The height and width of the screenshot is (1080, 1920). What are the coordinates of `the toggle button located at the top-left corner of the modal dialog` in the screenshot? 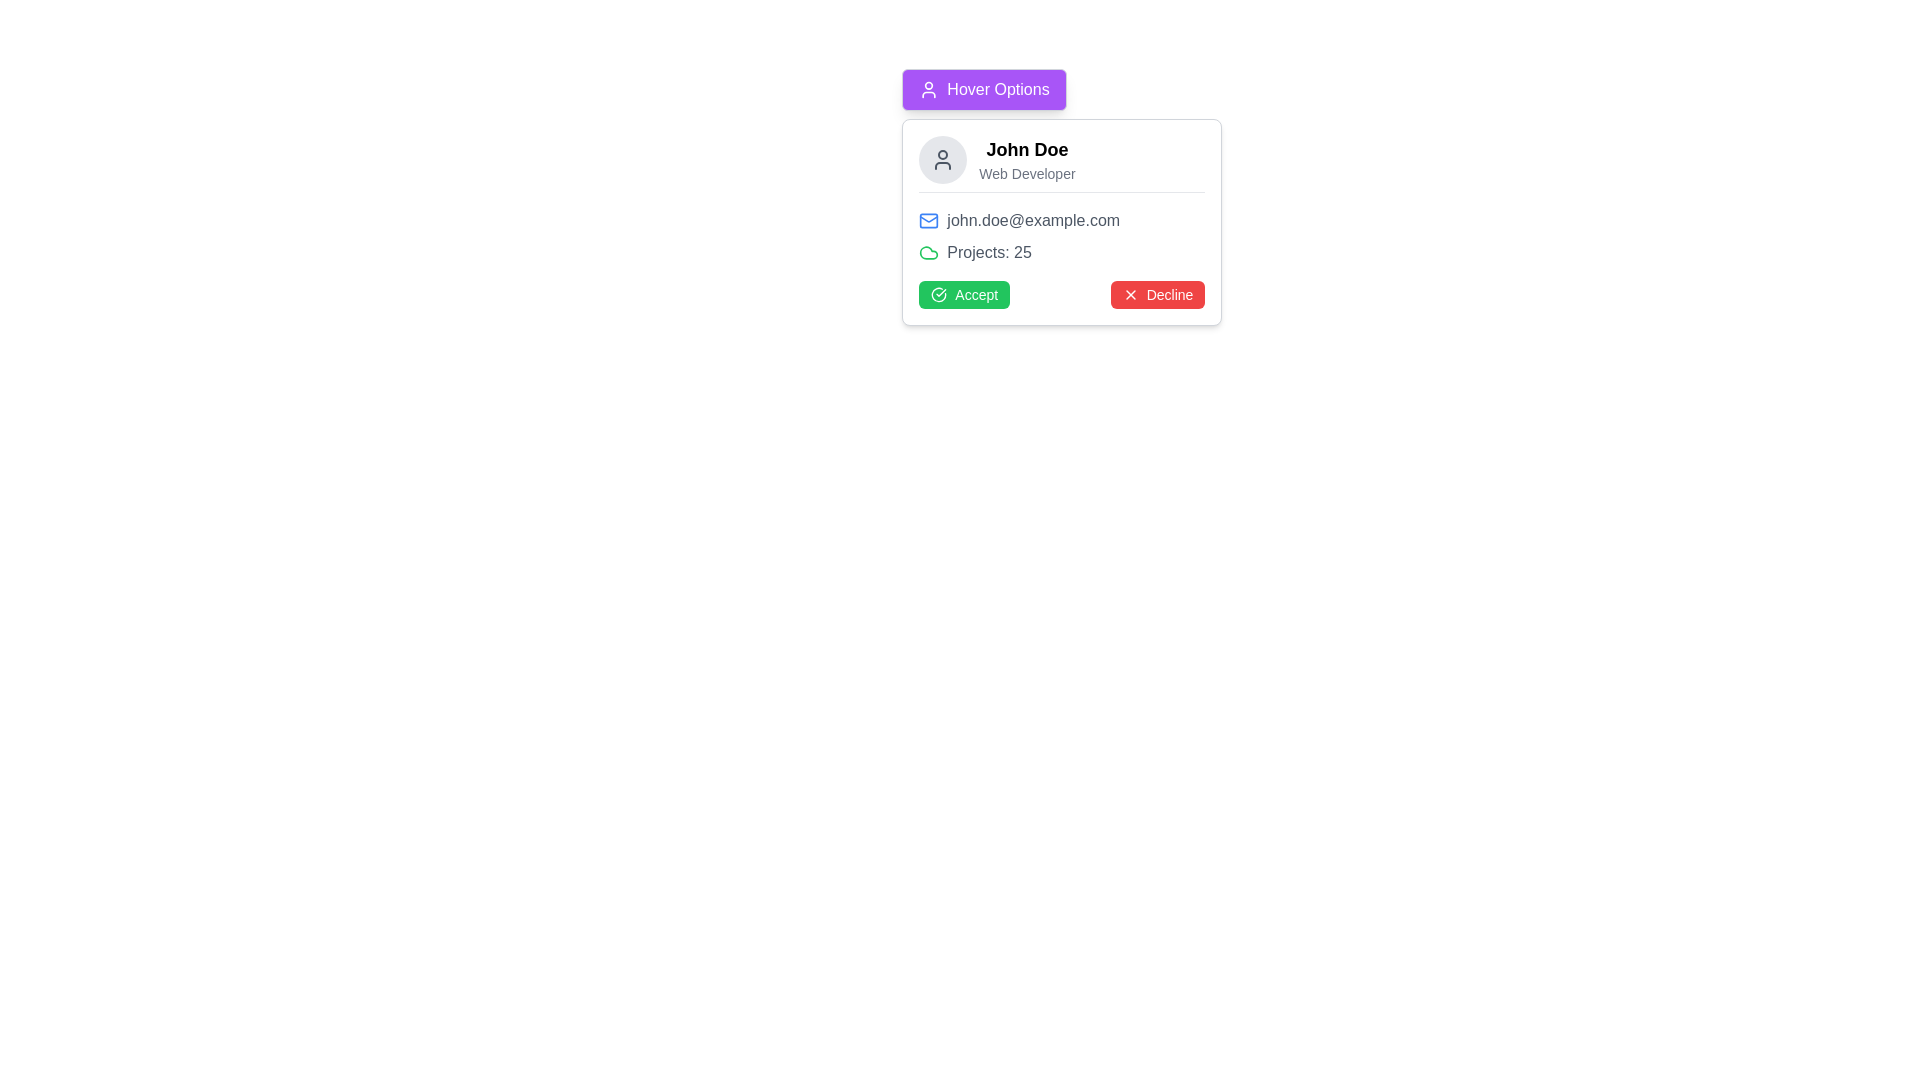 It's located at (984, 88).